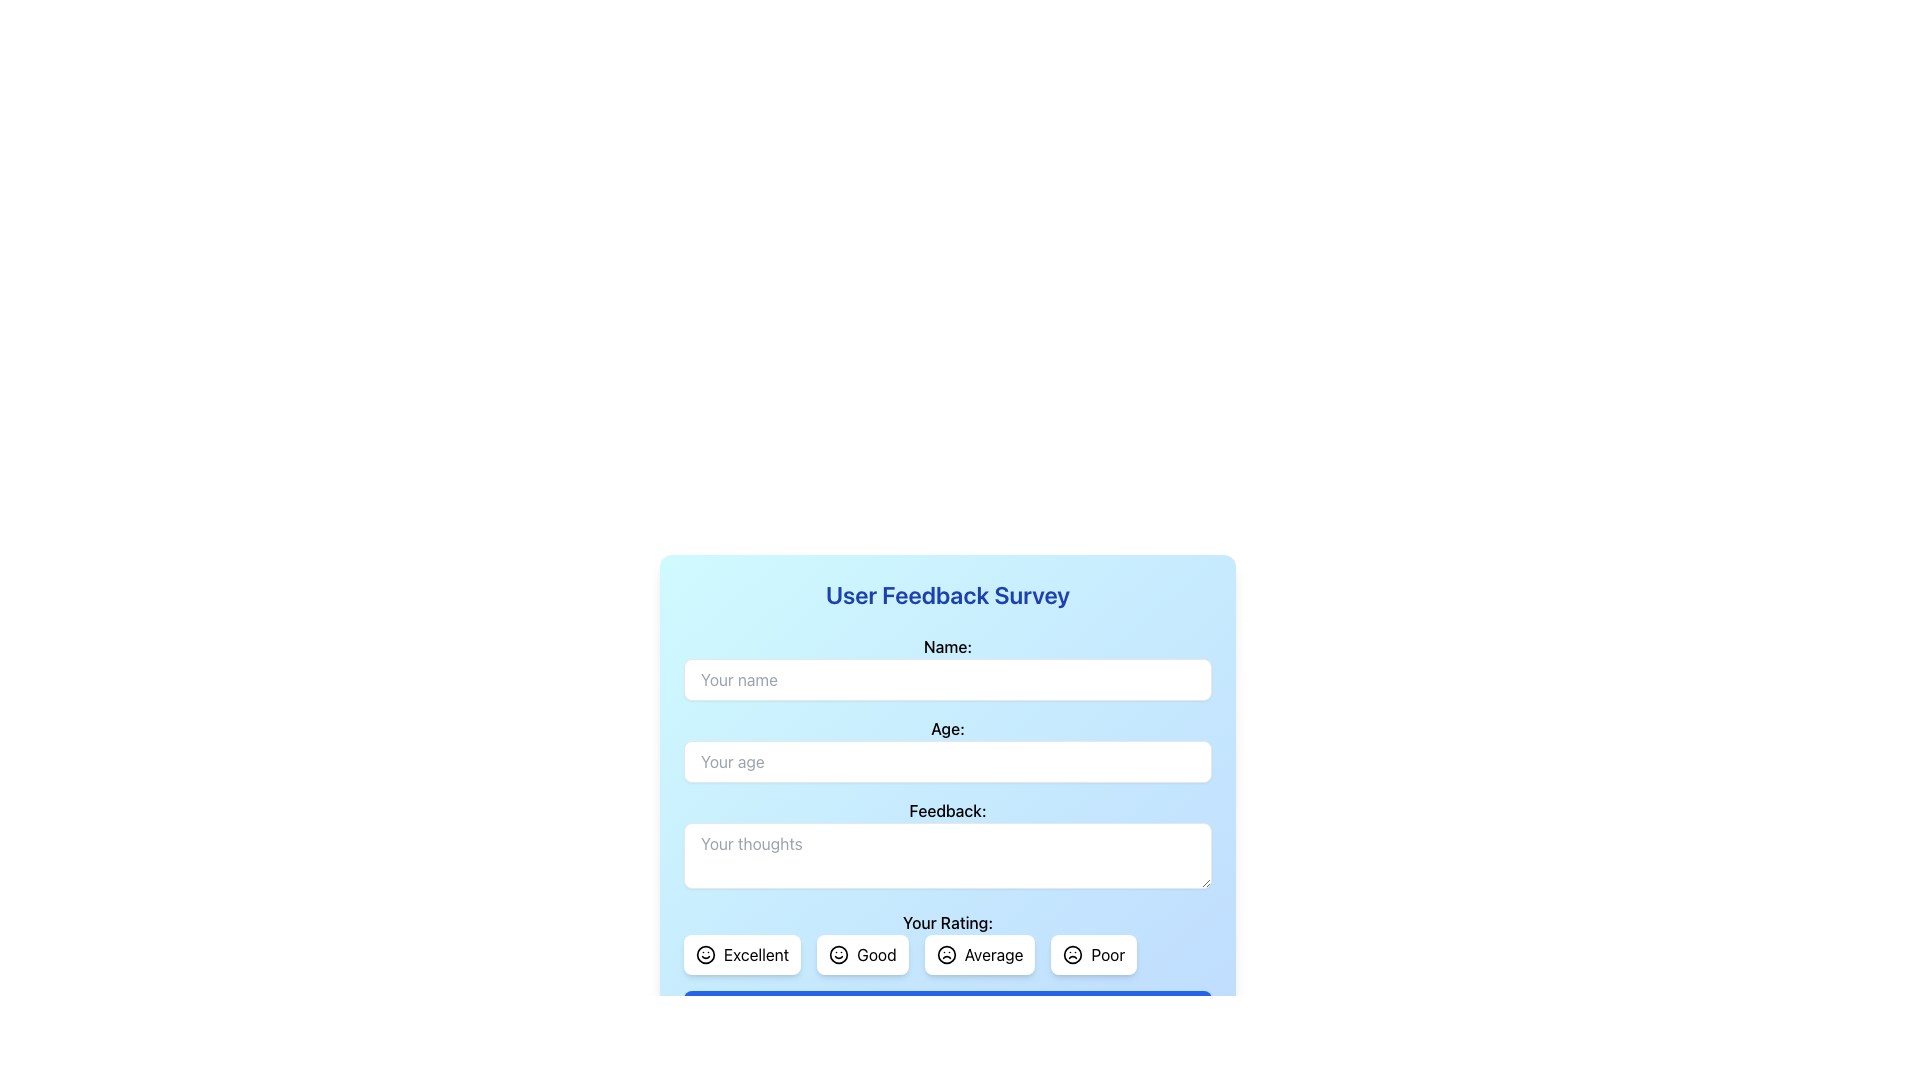  Describe the element at coordinates (839, 954) in the screenshot. I see `the button labeled 'Good' which encloses the sentiment 'Good' icon located on the left side of it in the rating section beneath the feedback form` at that location.